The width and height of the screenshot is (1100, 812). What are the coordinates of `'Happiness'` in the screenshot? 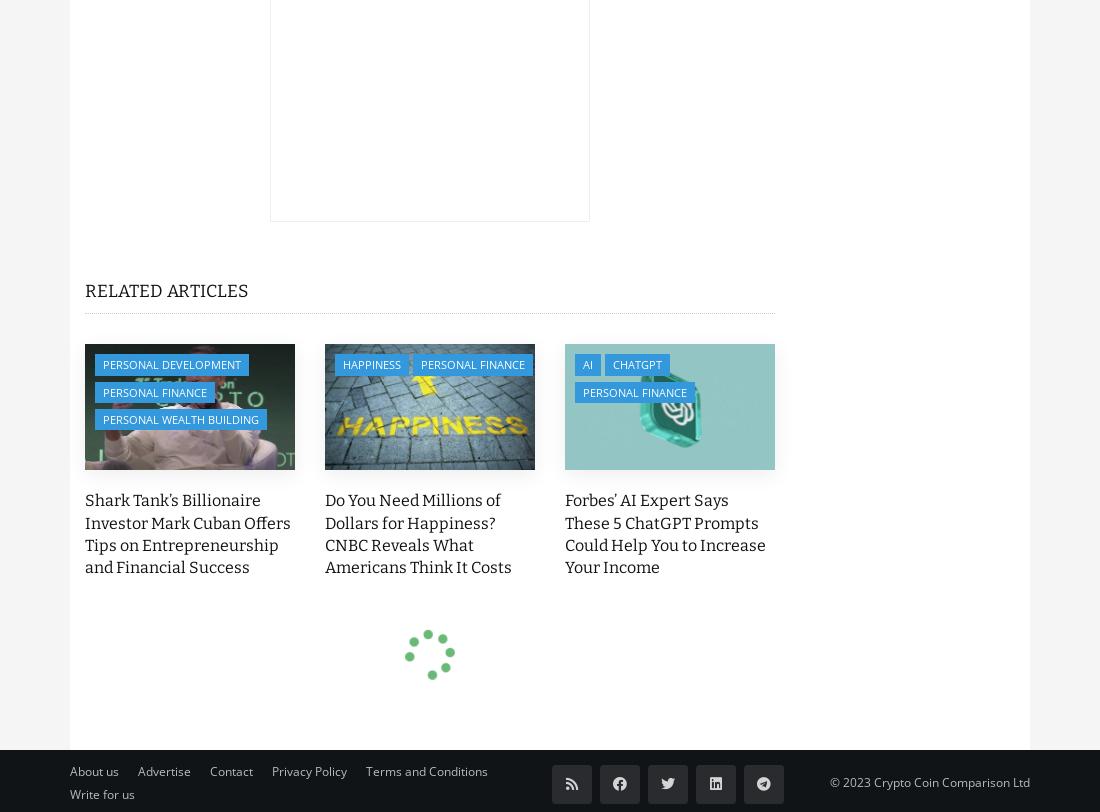 It's located at (372, 364).